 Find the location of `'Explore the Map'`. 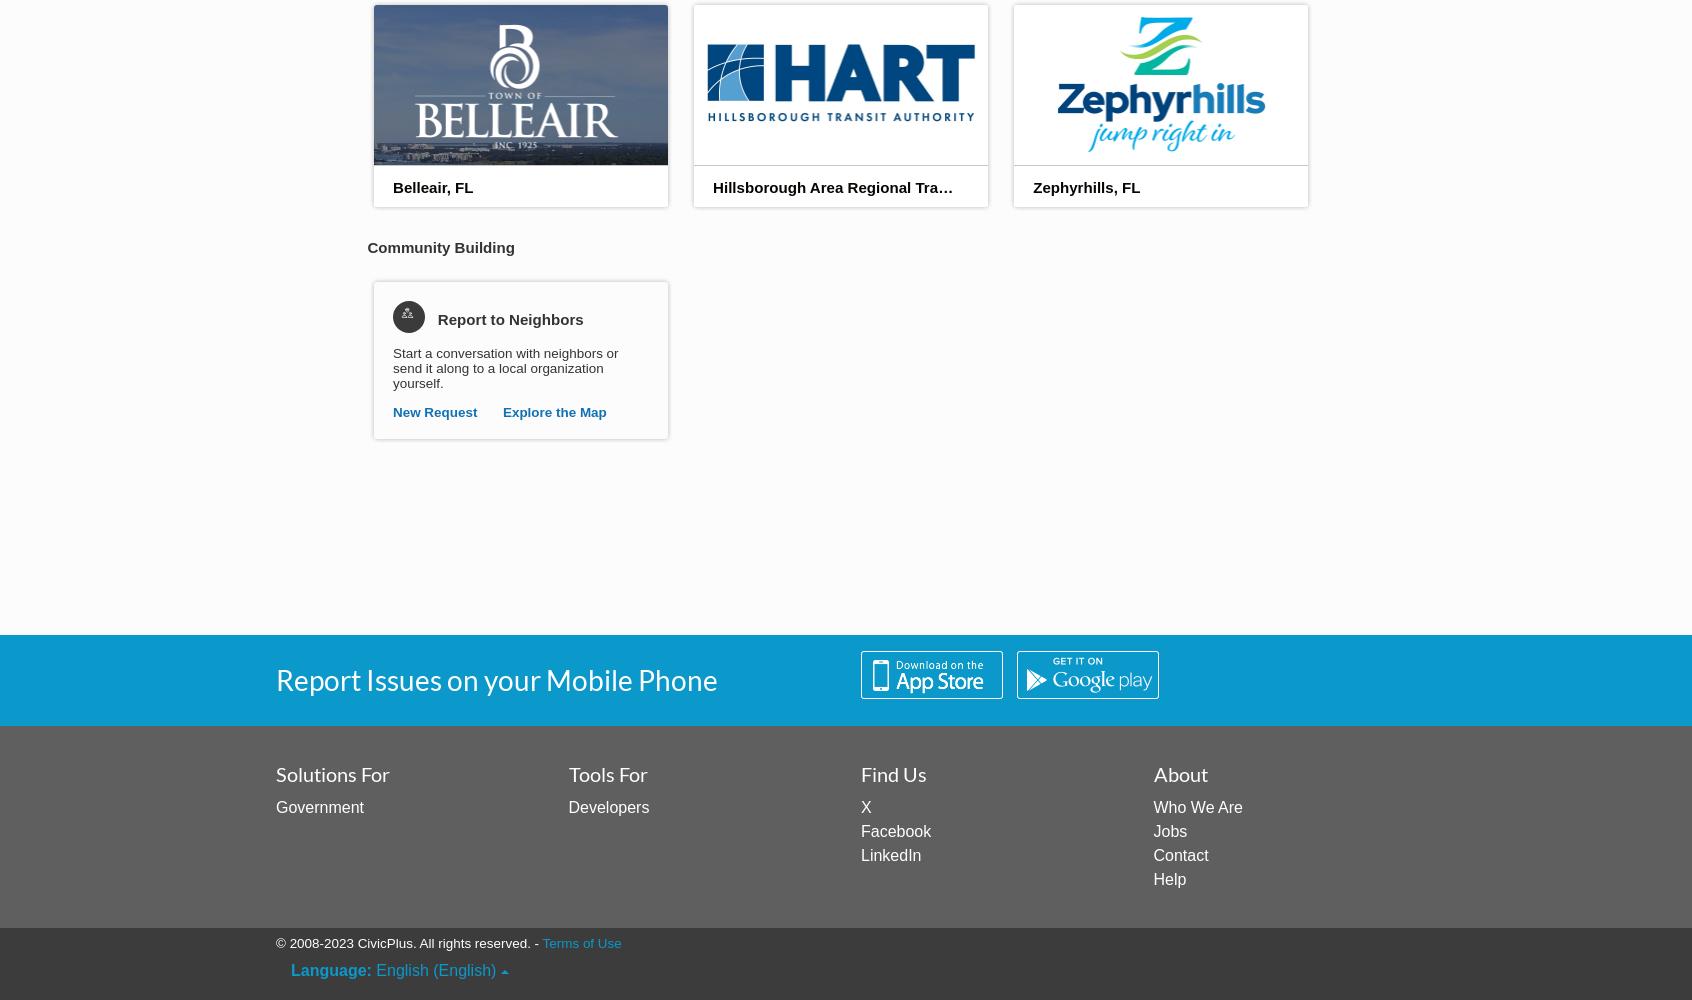

'Explore the Map' is located at coordinates (553, 411).